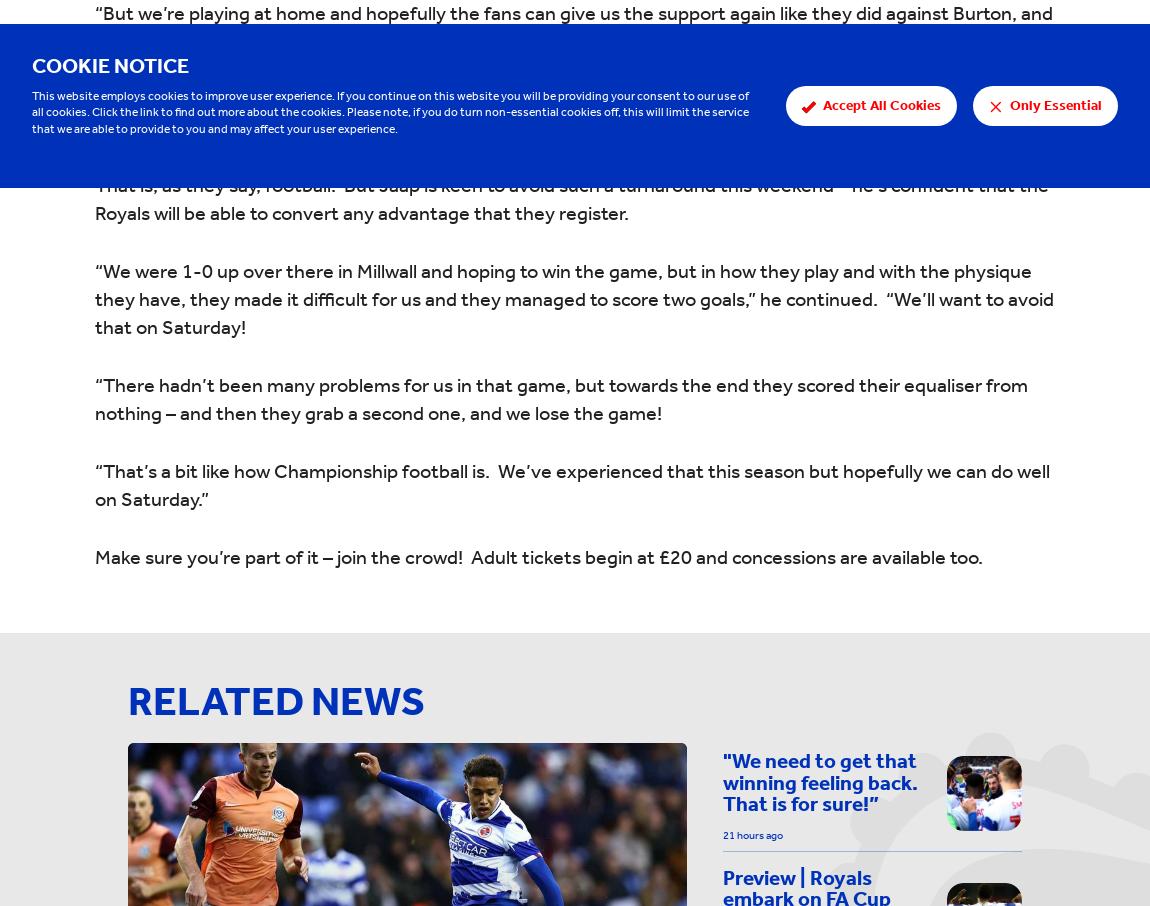 This screenshot has height=906, width=1150. I want to click on '21 hours ago', so click(720, 833).